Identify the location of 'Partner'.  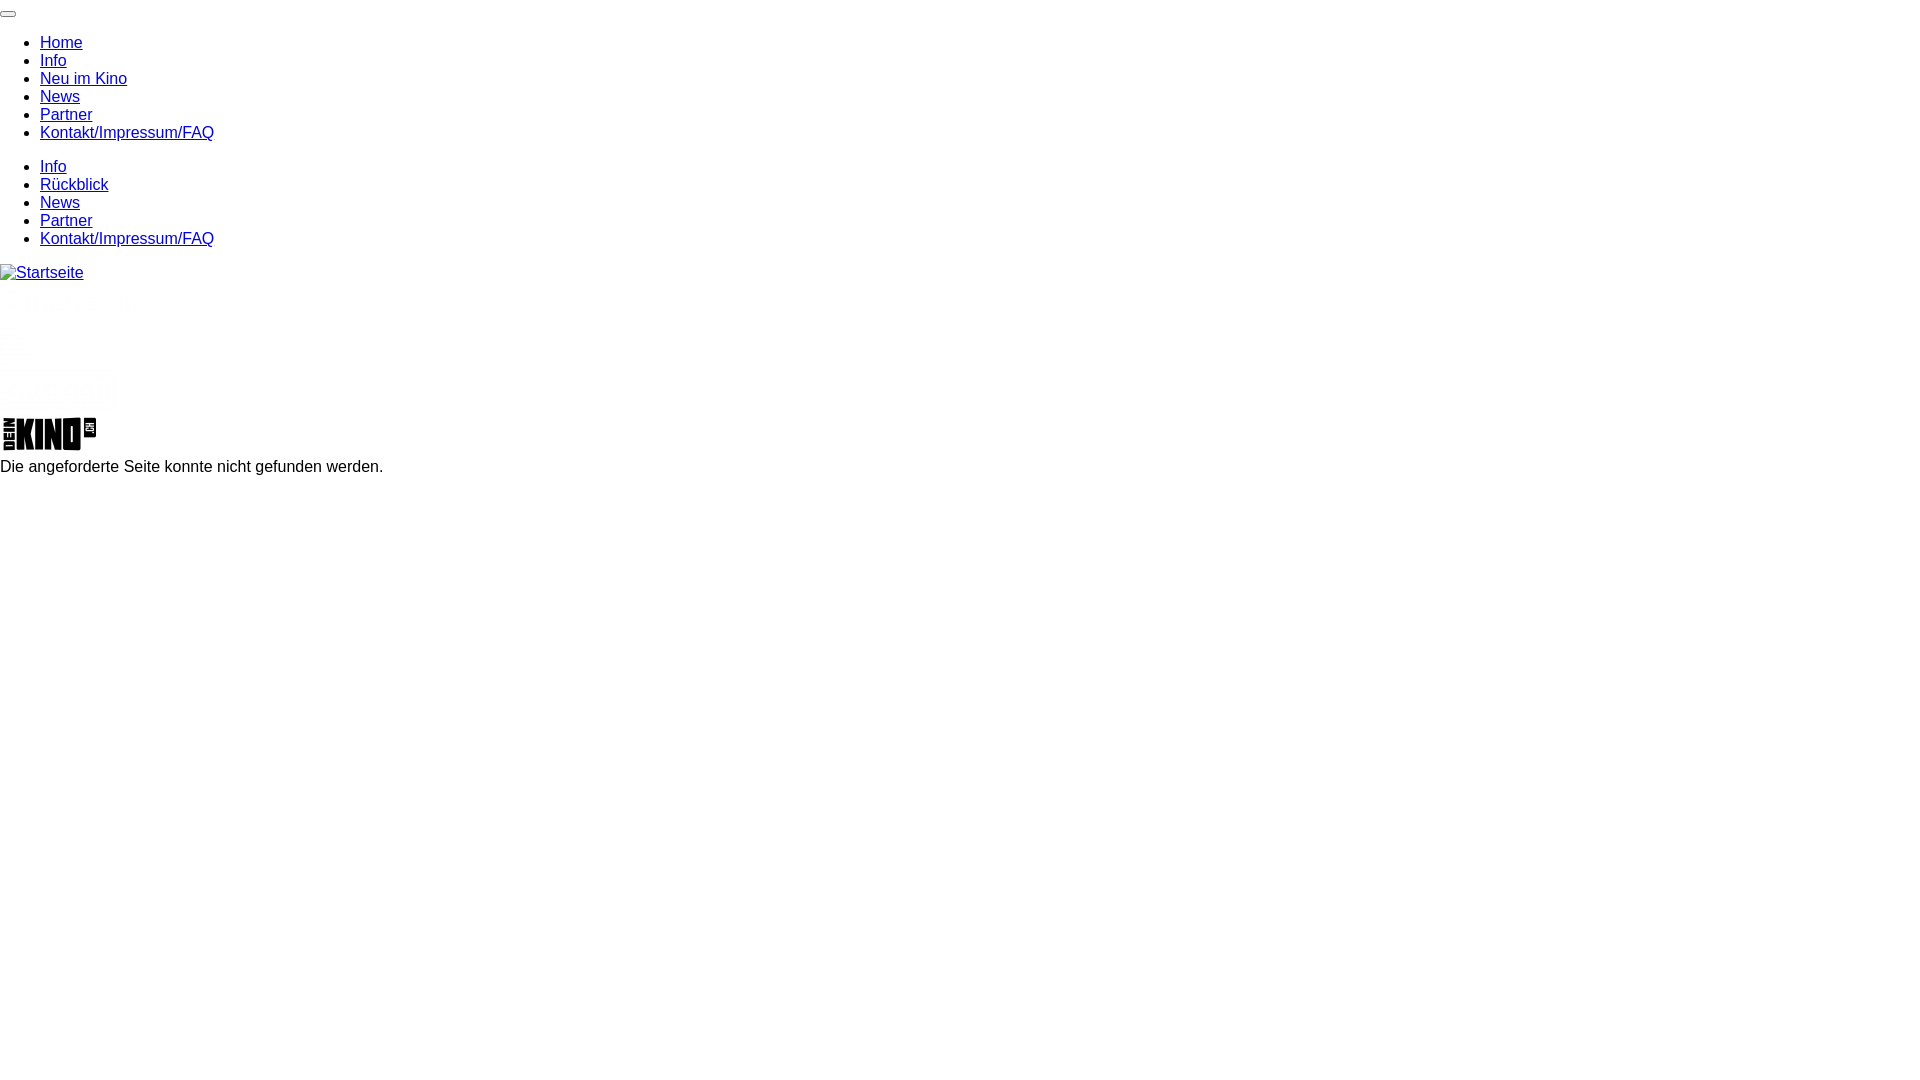
(39, 114).